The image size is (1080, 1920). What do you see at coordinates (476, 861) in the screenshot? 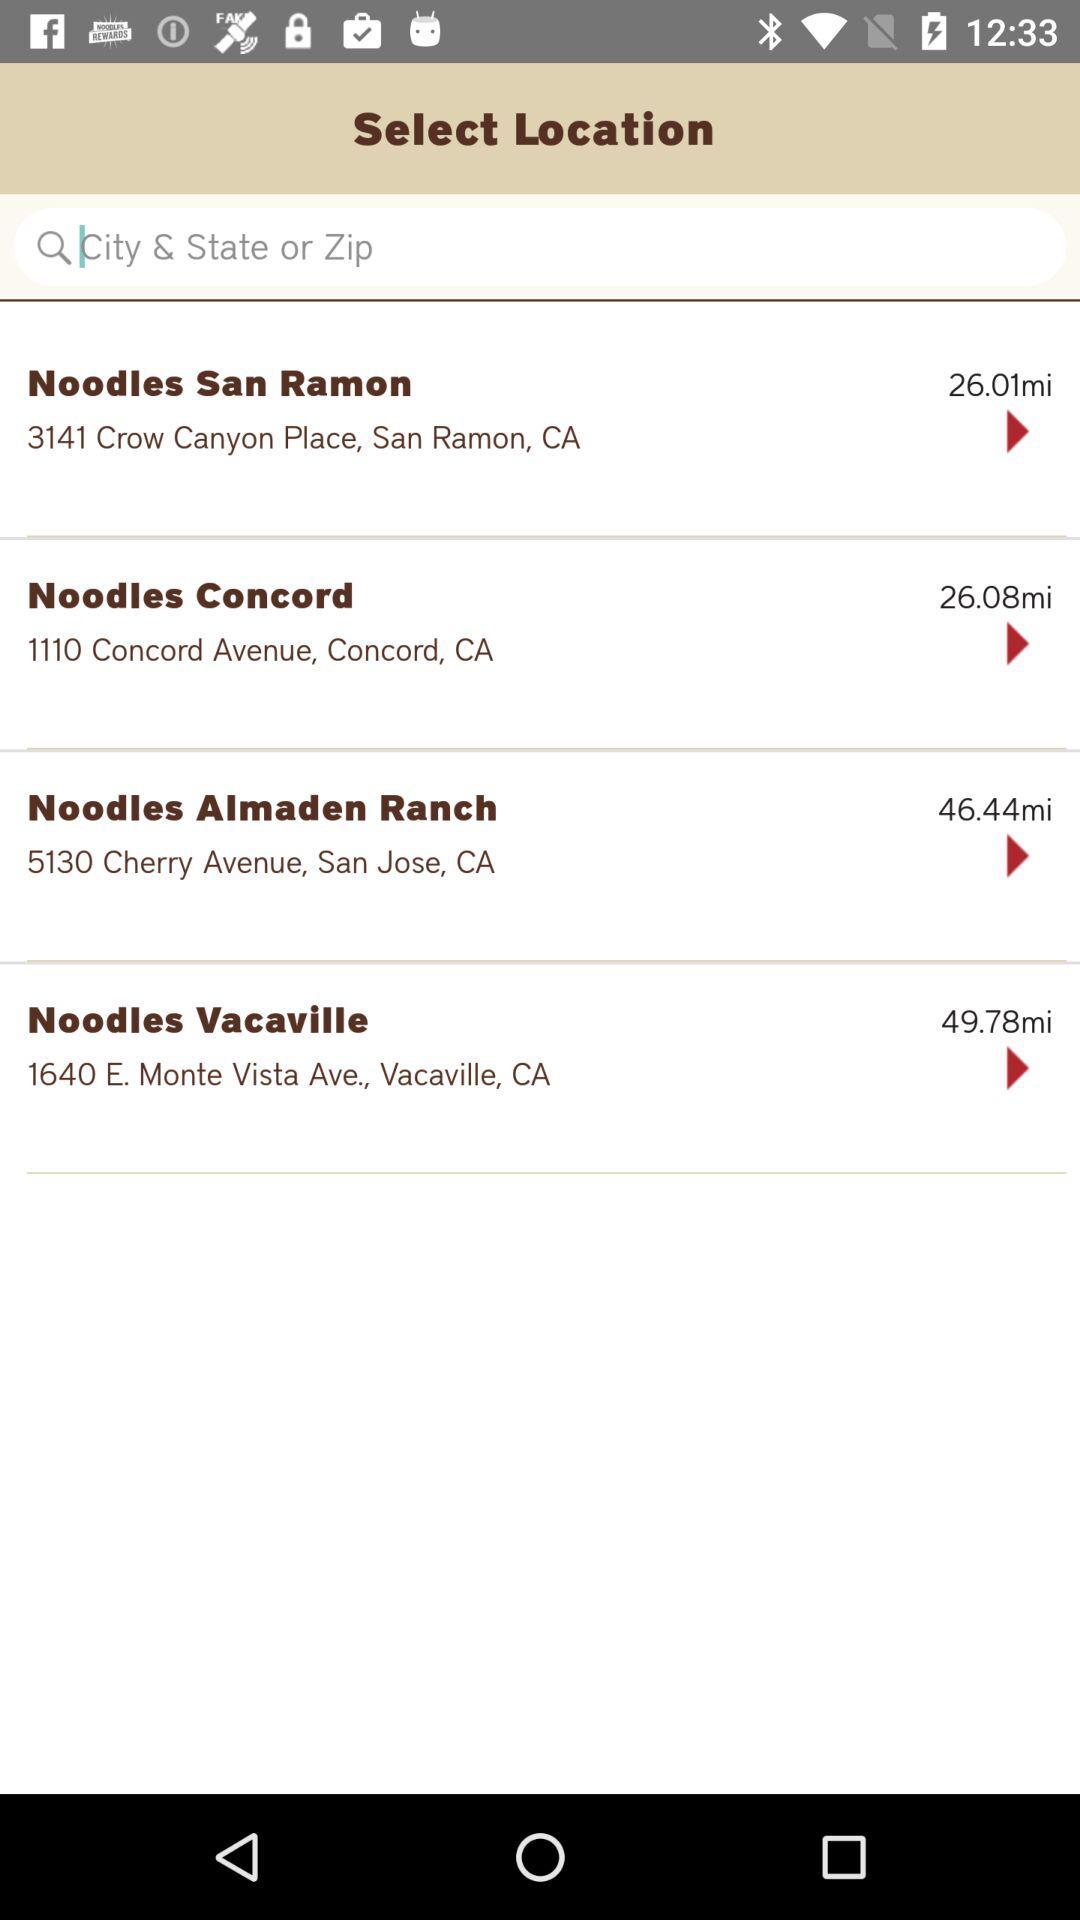
I see `the icon below noodles almaden ranch` at bounding box center [476, 861].